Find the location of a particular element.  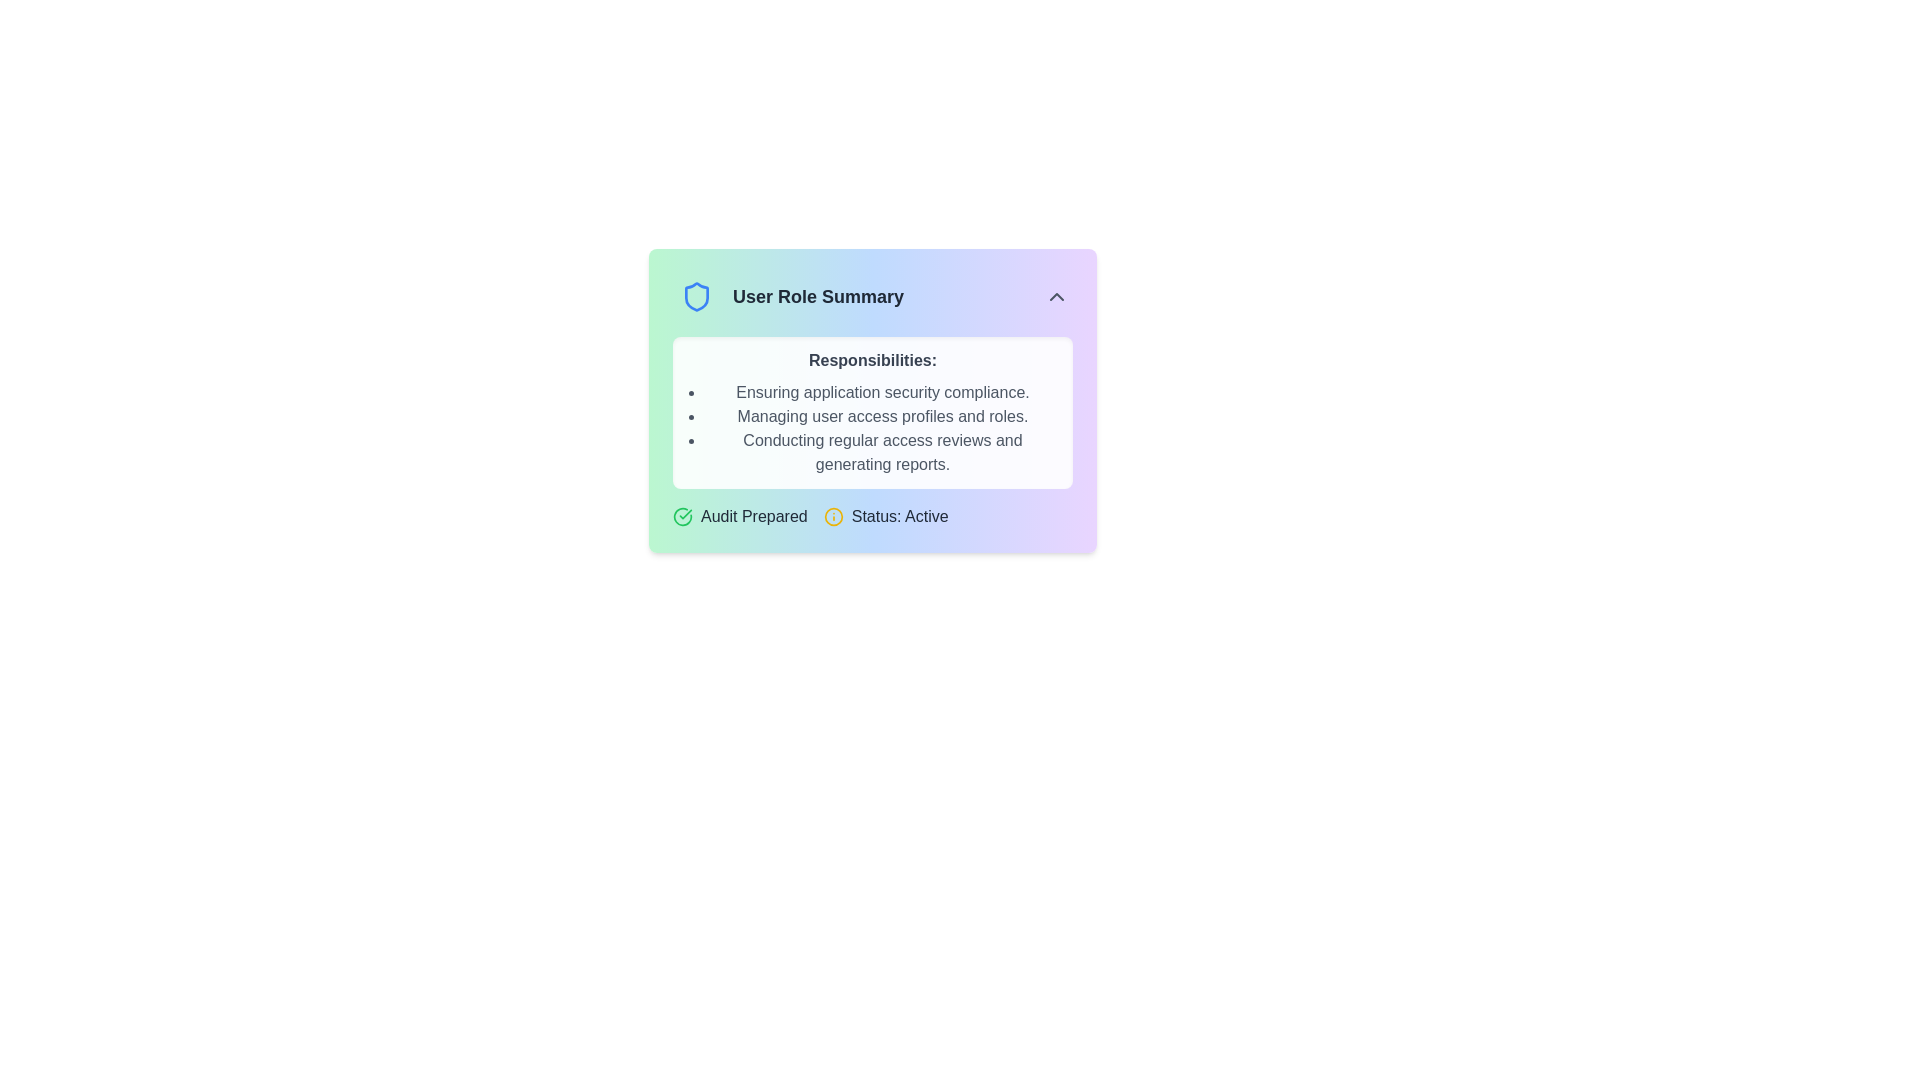

the shield-shaped icon with a blue outline located in the top-left corner of the 'User Role Summary' card component is located at coordinates (696, 297).